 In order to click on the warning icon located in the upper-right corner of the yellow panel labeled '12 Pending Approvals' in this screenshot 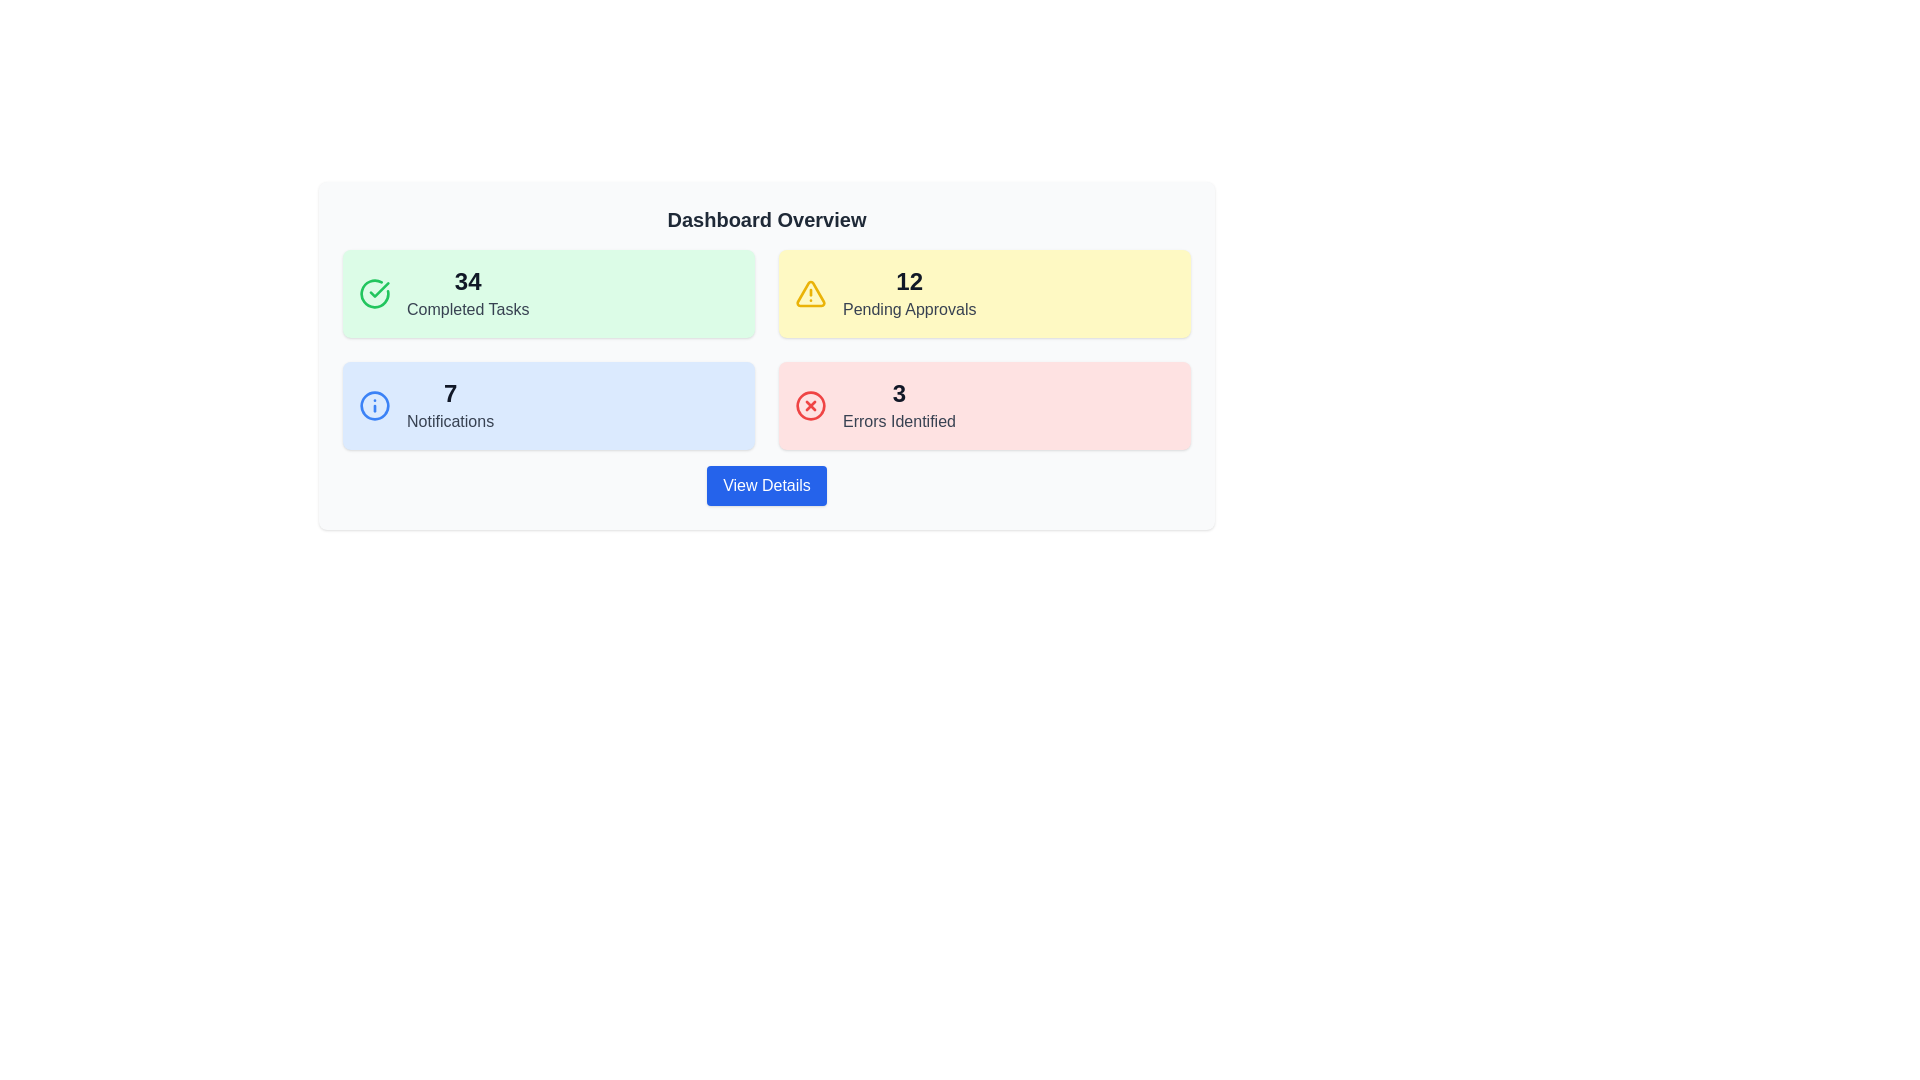, I will do `click(811, 293)`.